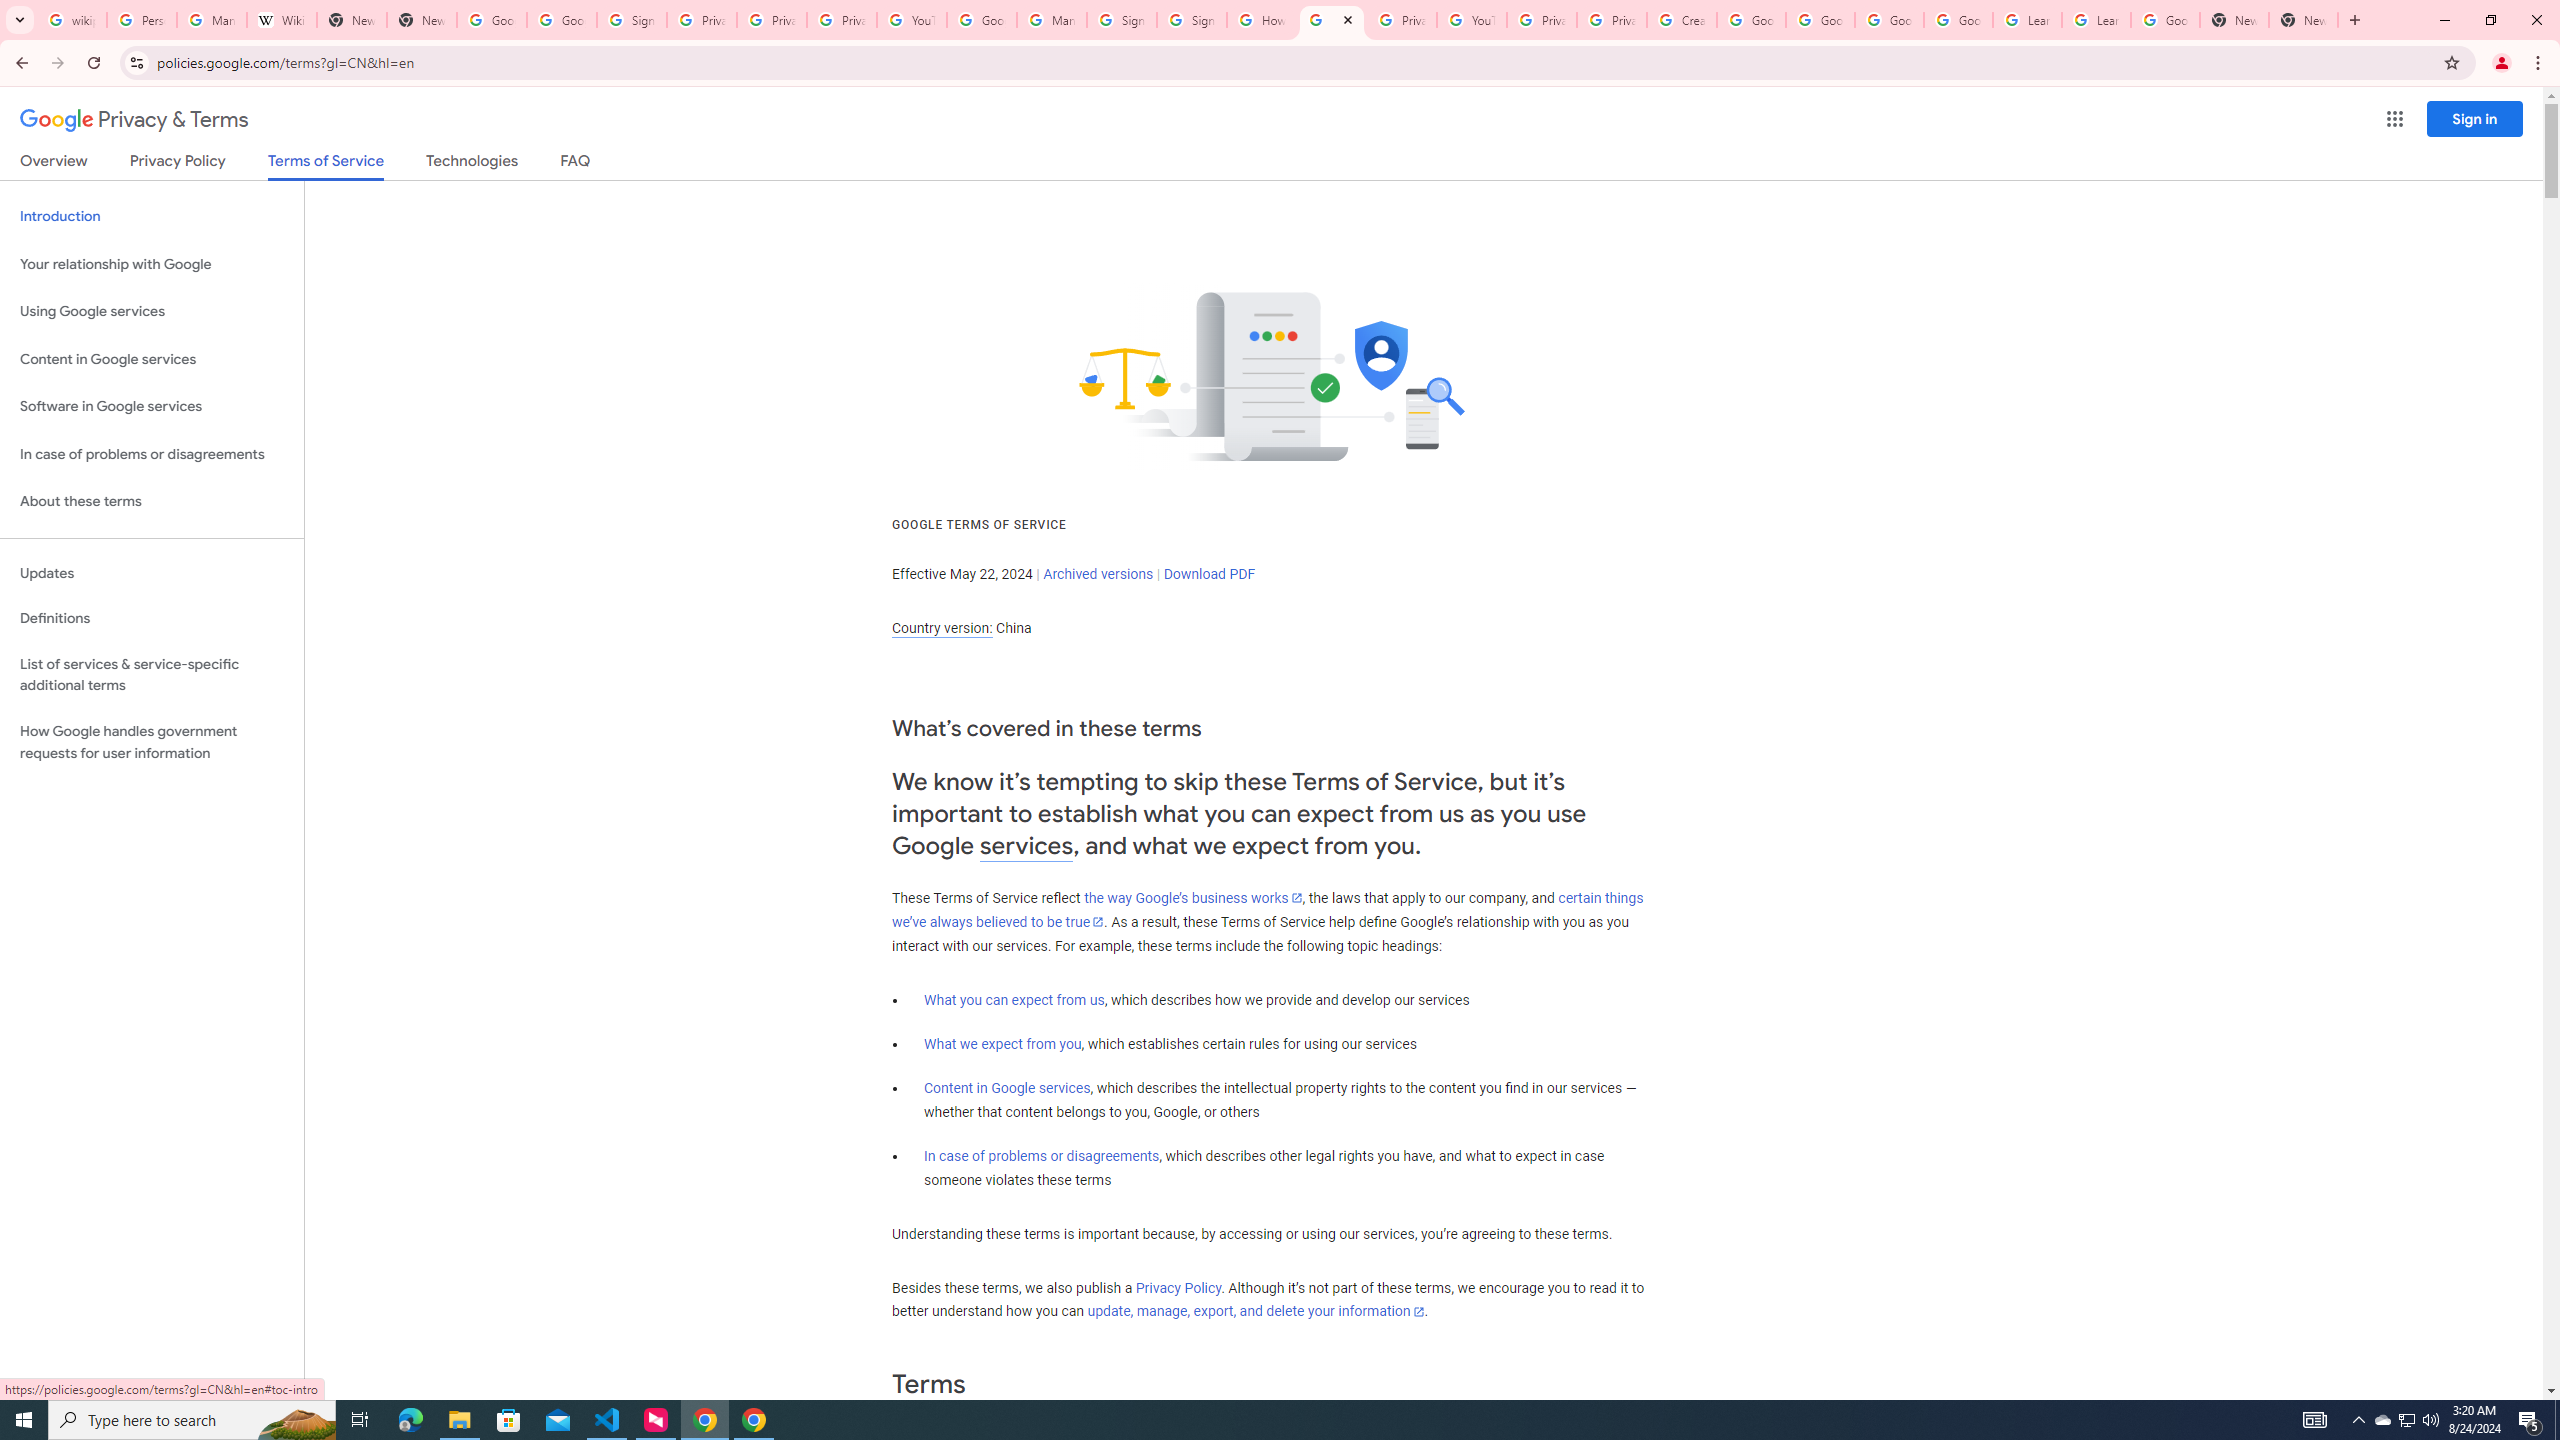  I want to click on 'Sign in - Google Accounts', so click(1190, 19).